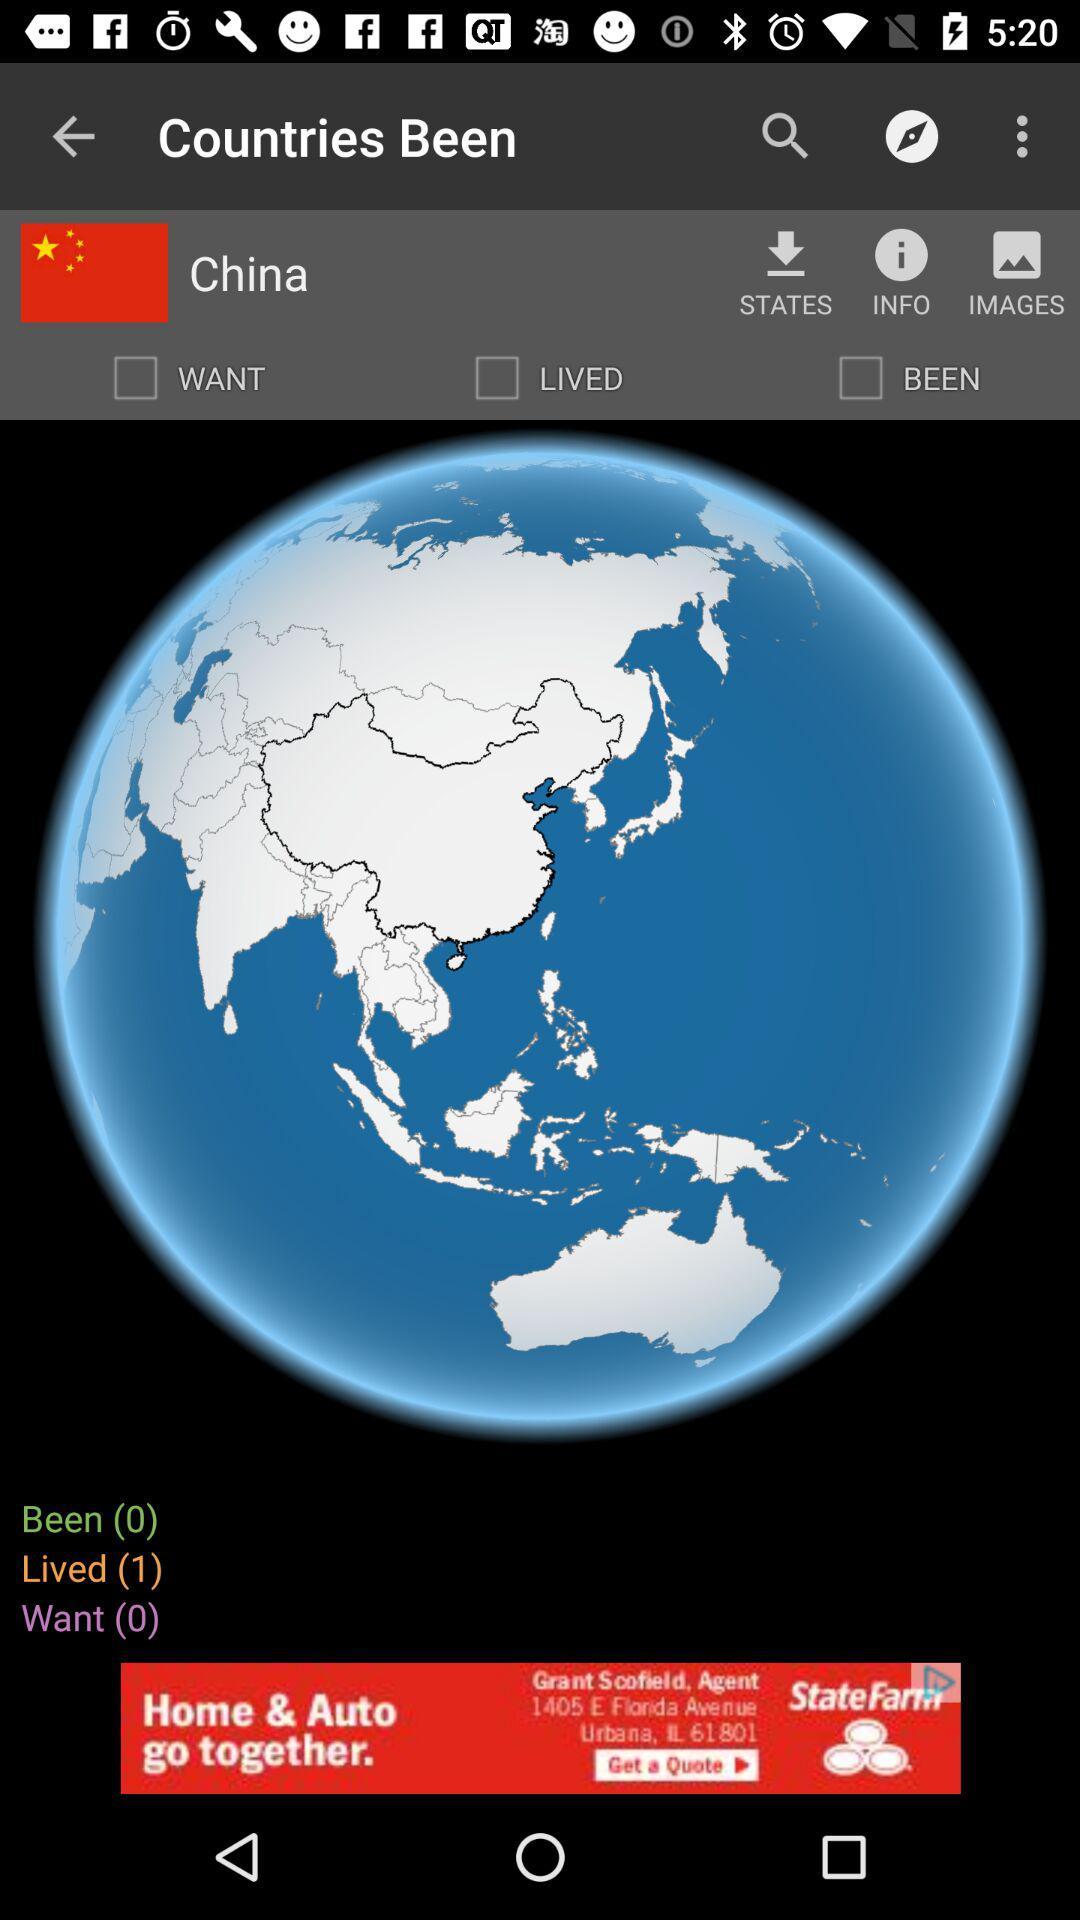 Image resolution: width=1080 pixels, height=1920 pixels. Describe the element at coordinates (1017, 253) in the screenshot. I see `images` at that location.